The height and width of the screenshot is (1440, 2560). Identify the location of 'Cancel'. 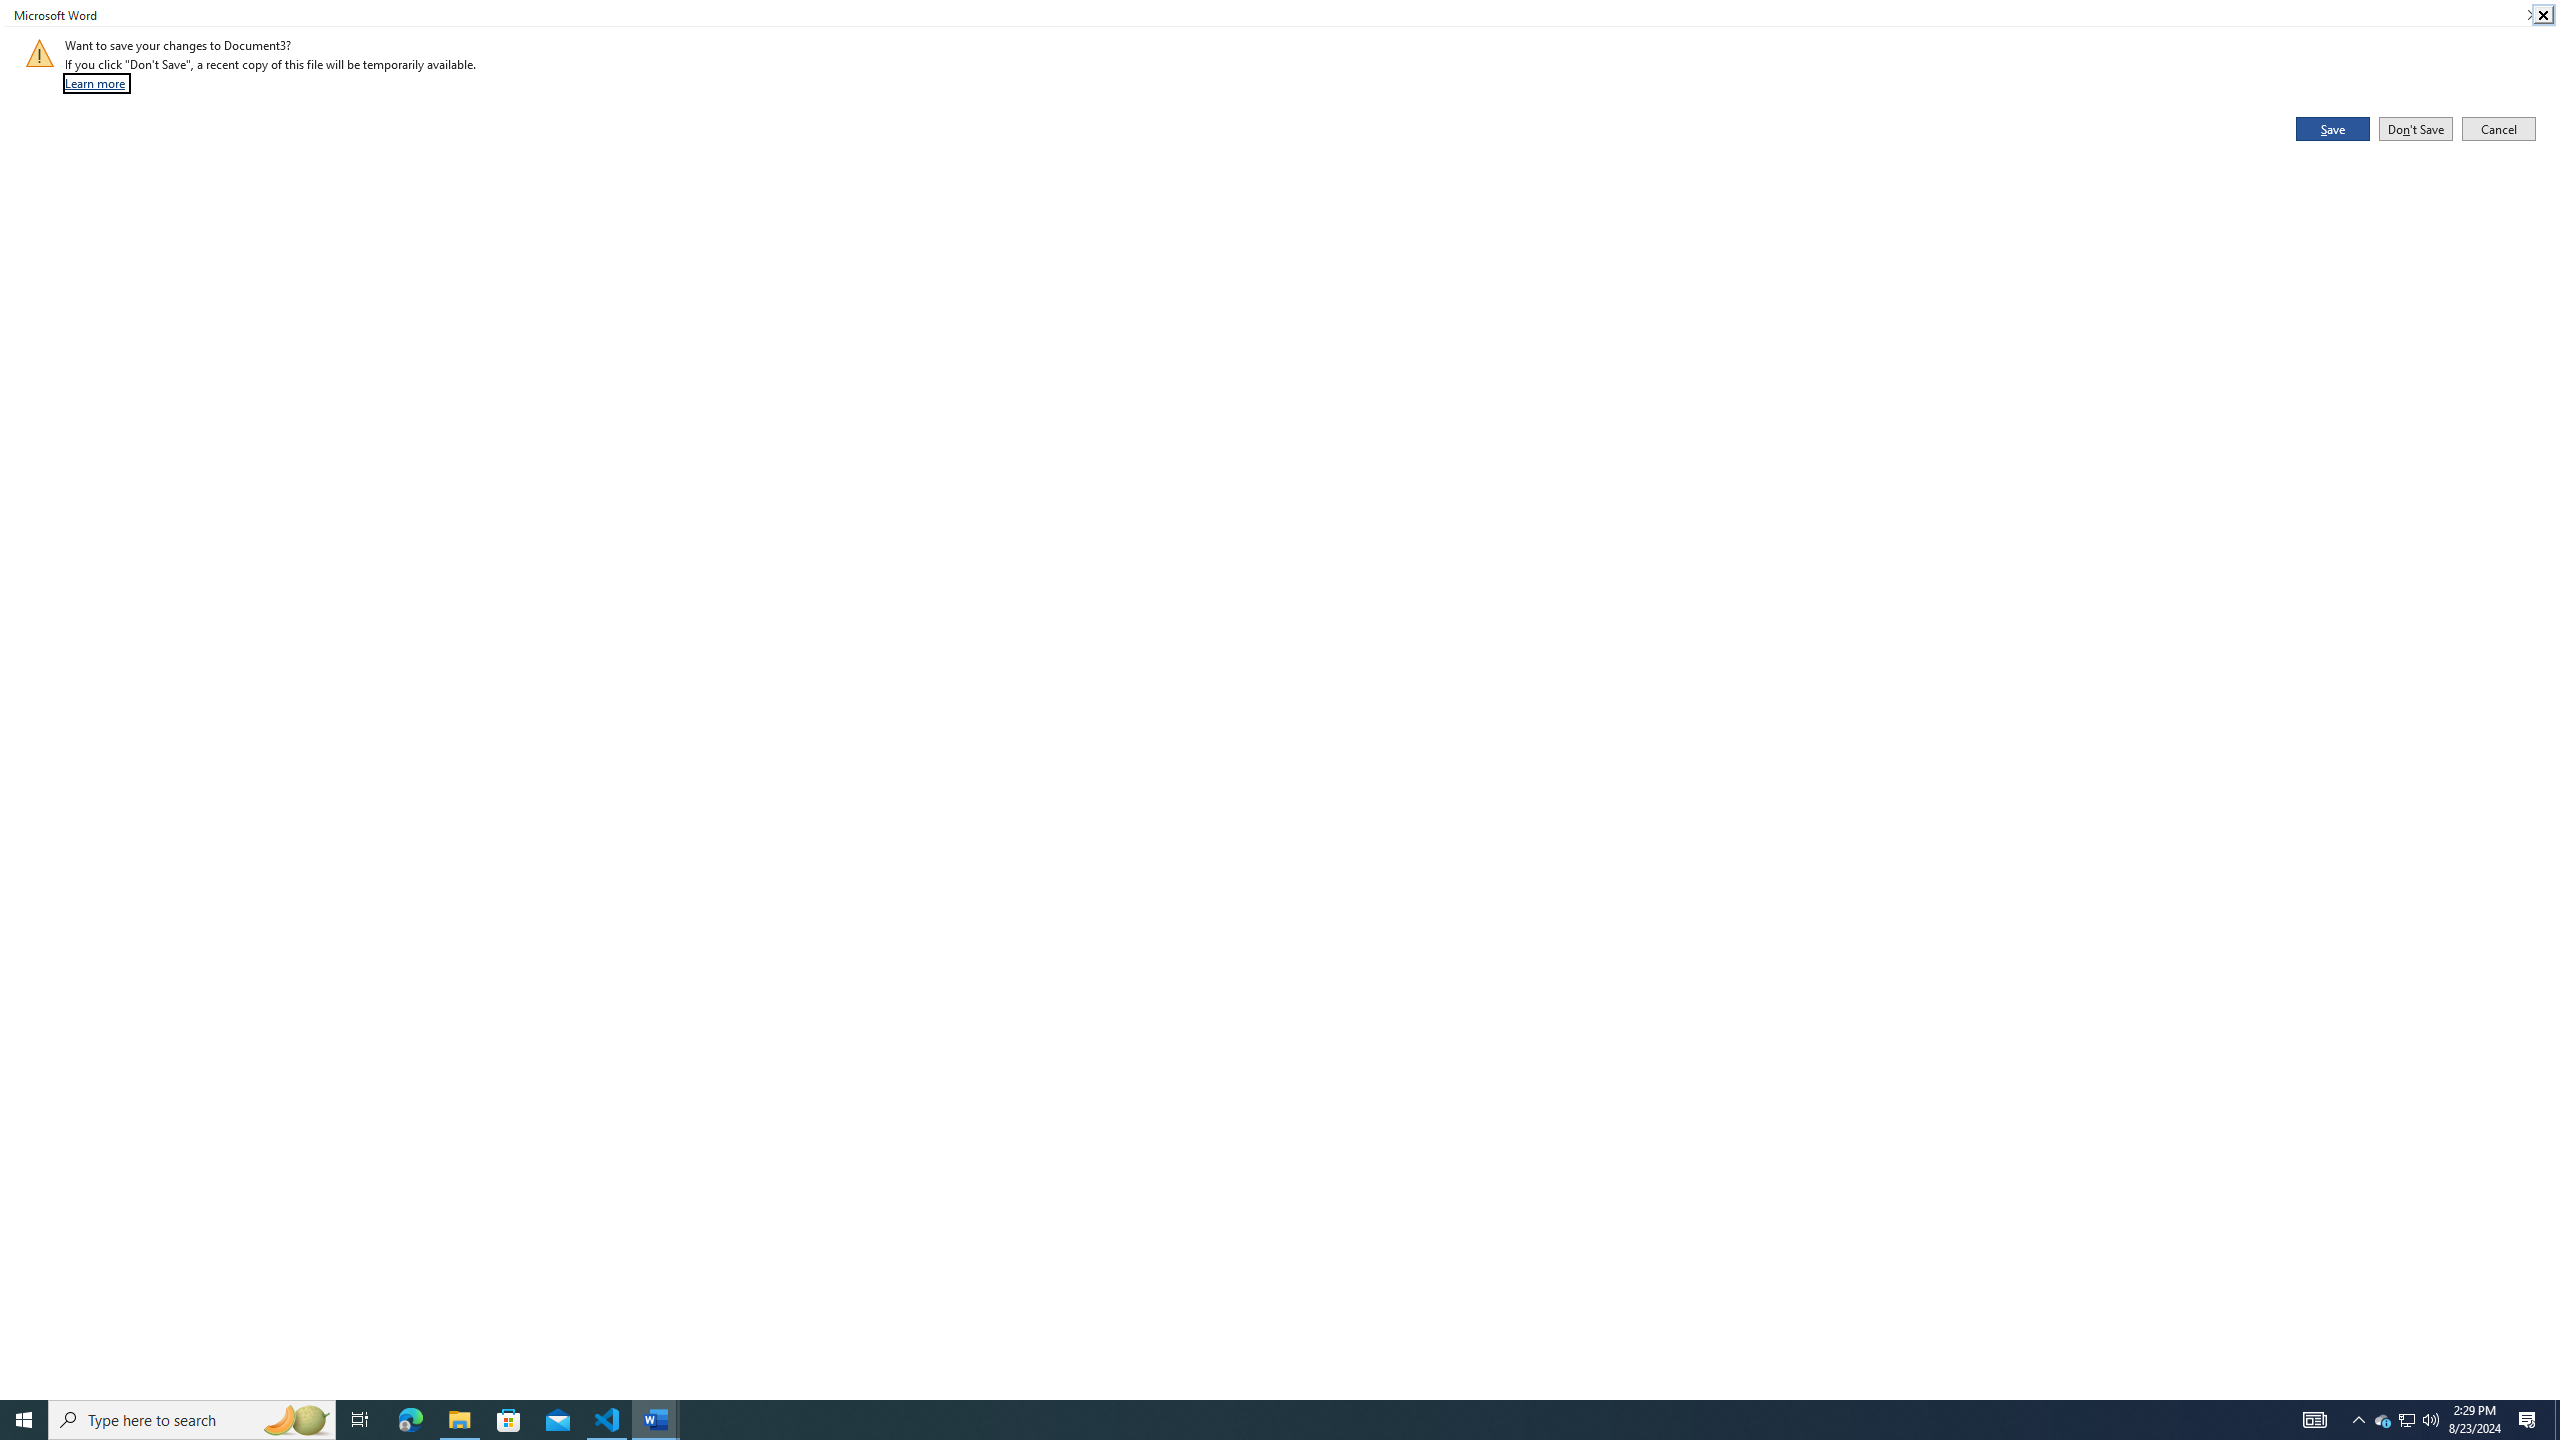
(2498, 127).